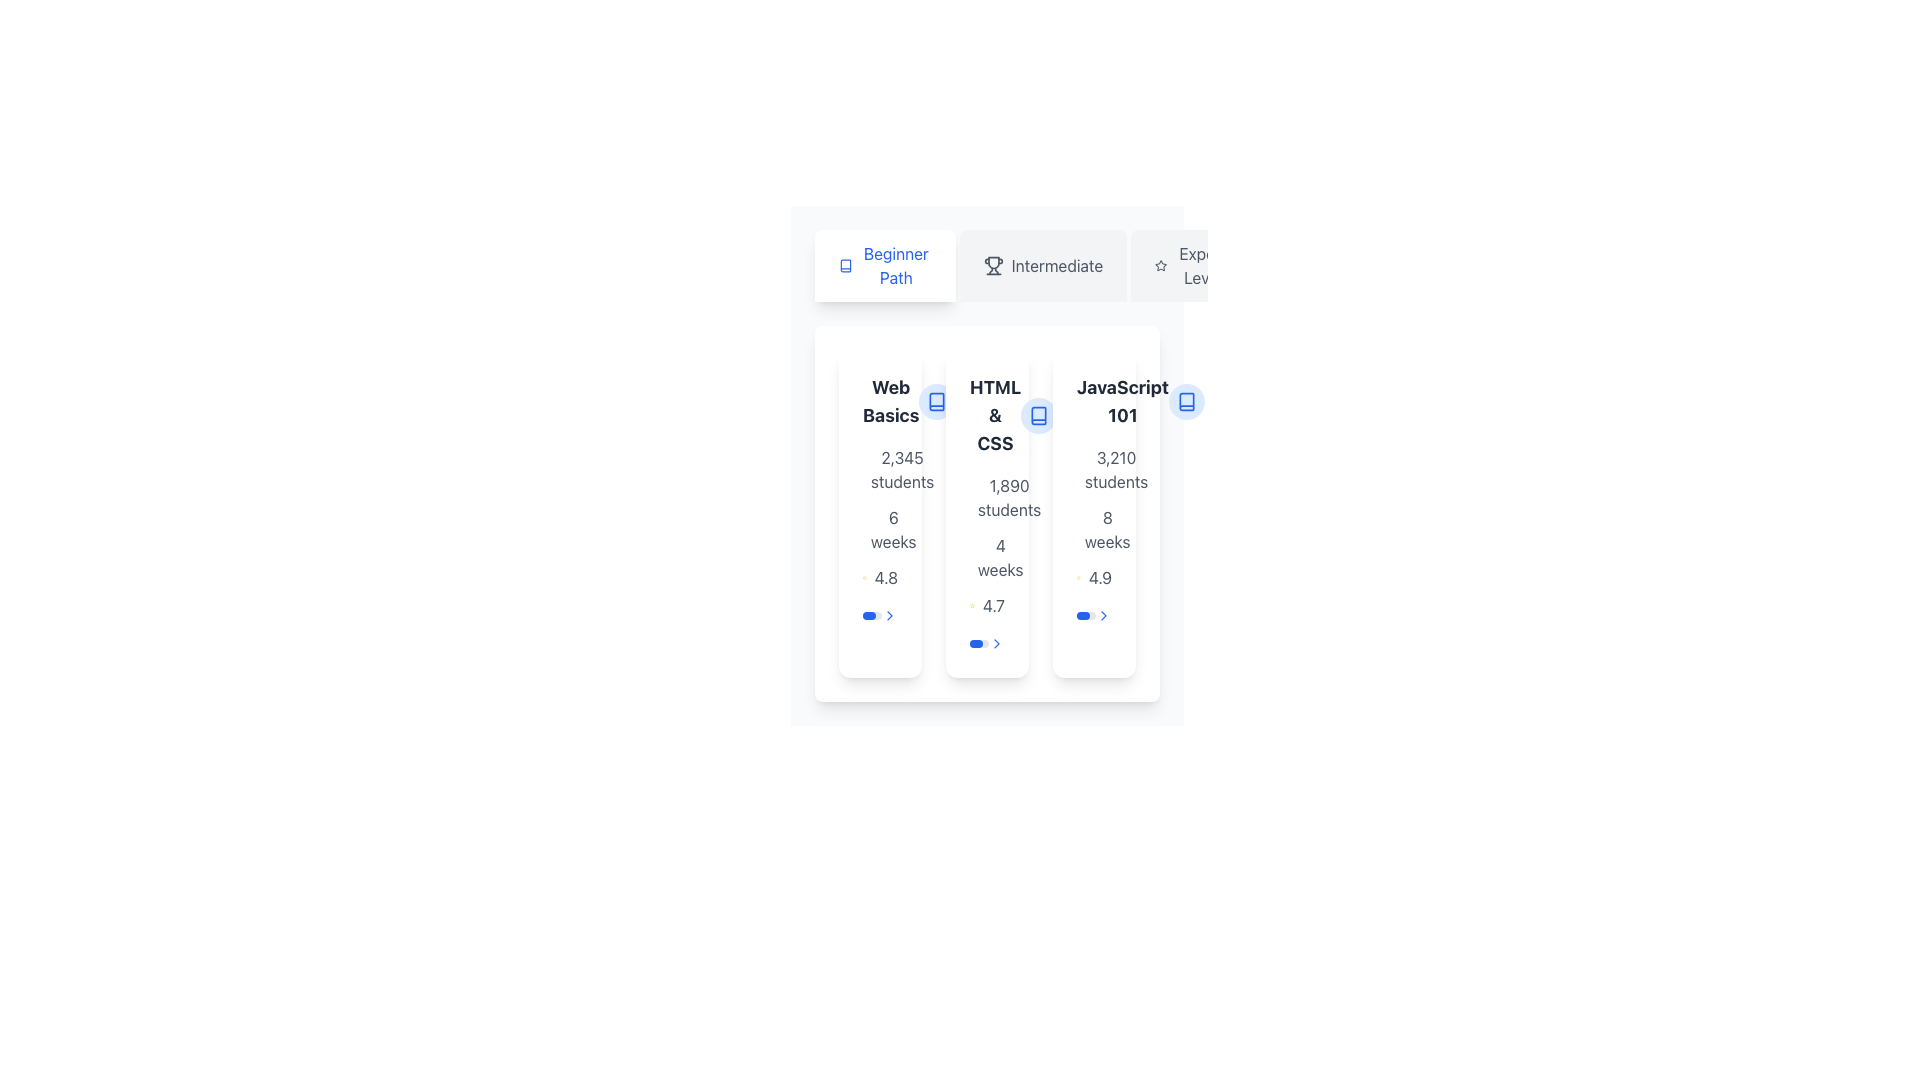 Image resolution: width=1920 pixels, height=1080 pixels. I want to click on the text label displaying '4 weeks', which is centrally aligned below '1,890 students' and above the star rating '4.7' on the third card in the list, so click(1000, 558).